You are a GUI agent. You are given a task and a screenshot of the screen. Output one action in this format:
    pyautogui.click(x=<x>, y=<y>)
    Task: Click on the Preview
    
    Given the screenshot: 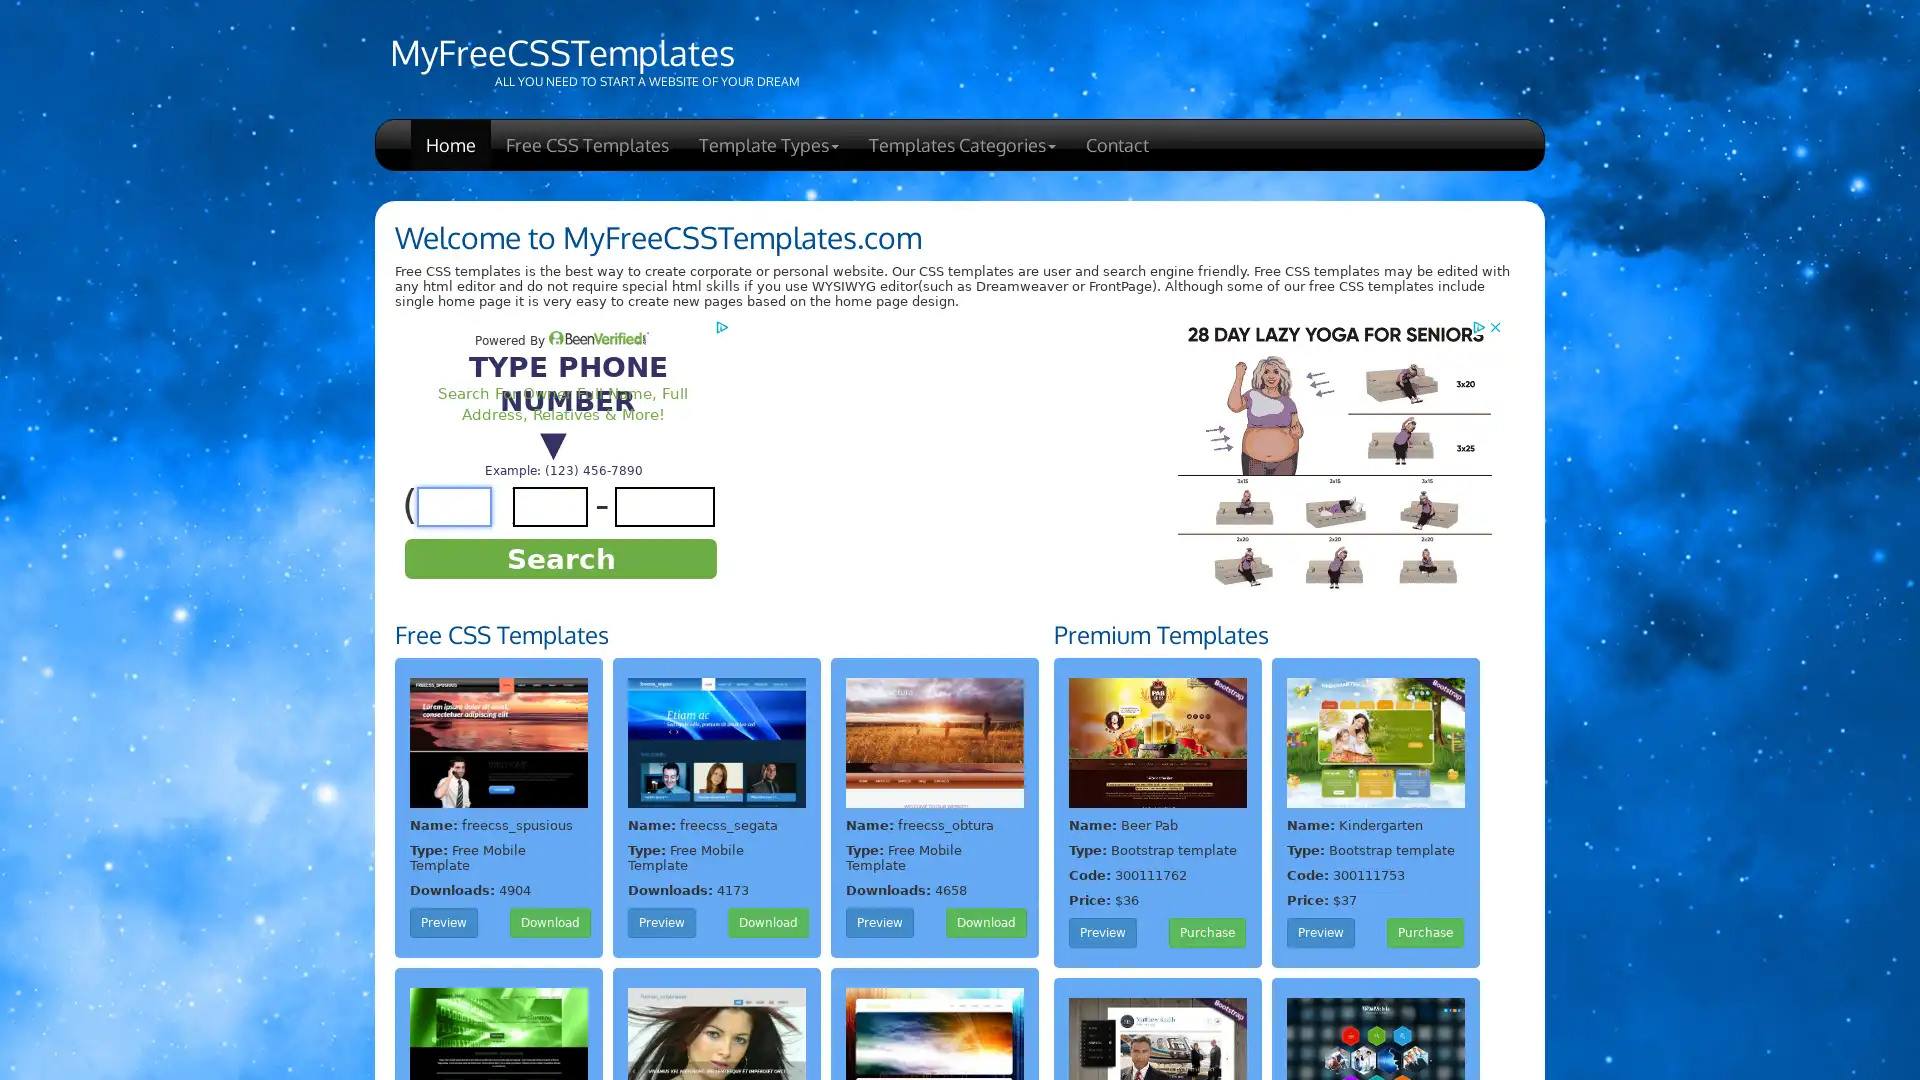 What is the action you would take?
    pyautogui.click(x=1320, y=933)
    